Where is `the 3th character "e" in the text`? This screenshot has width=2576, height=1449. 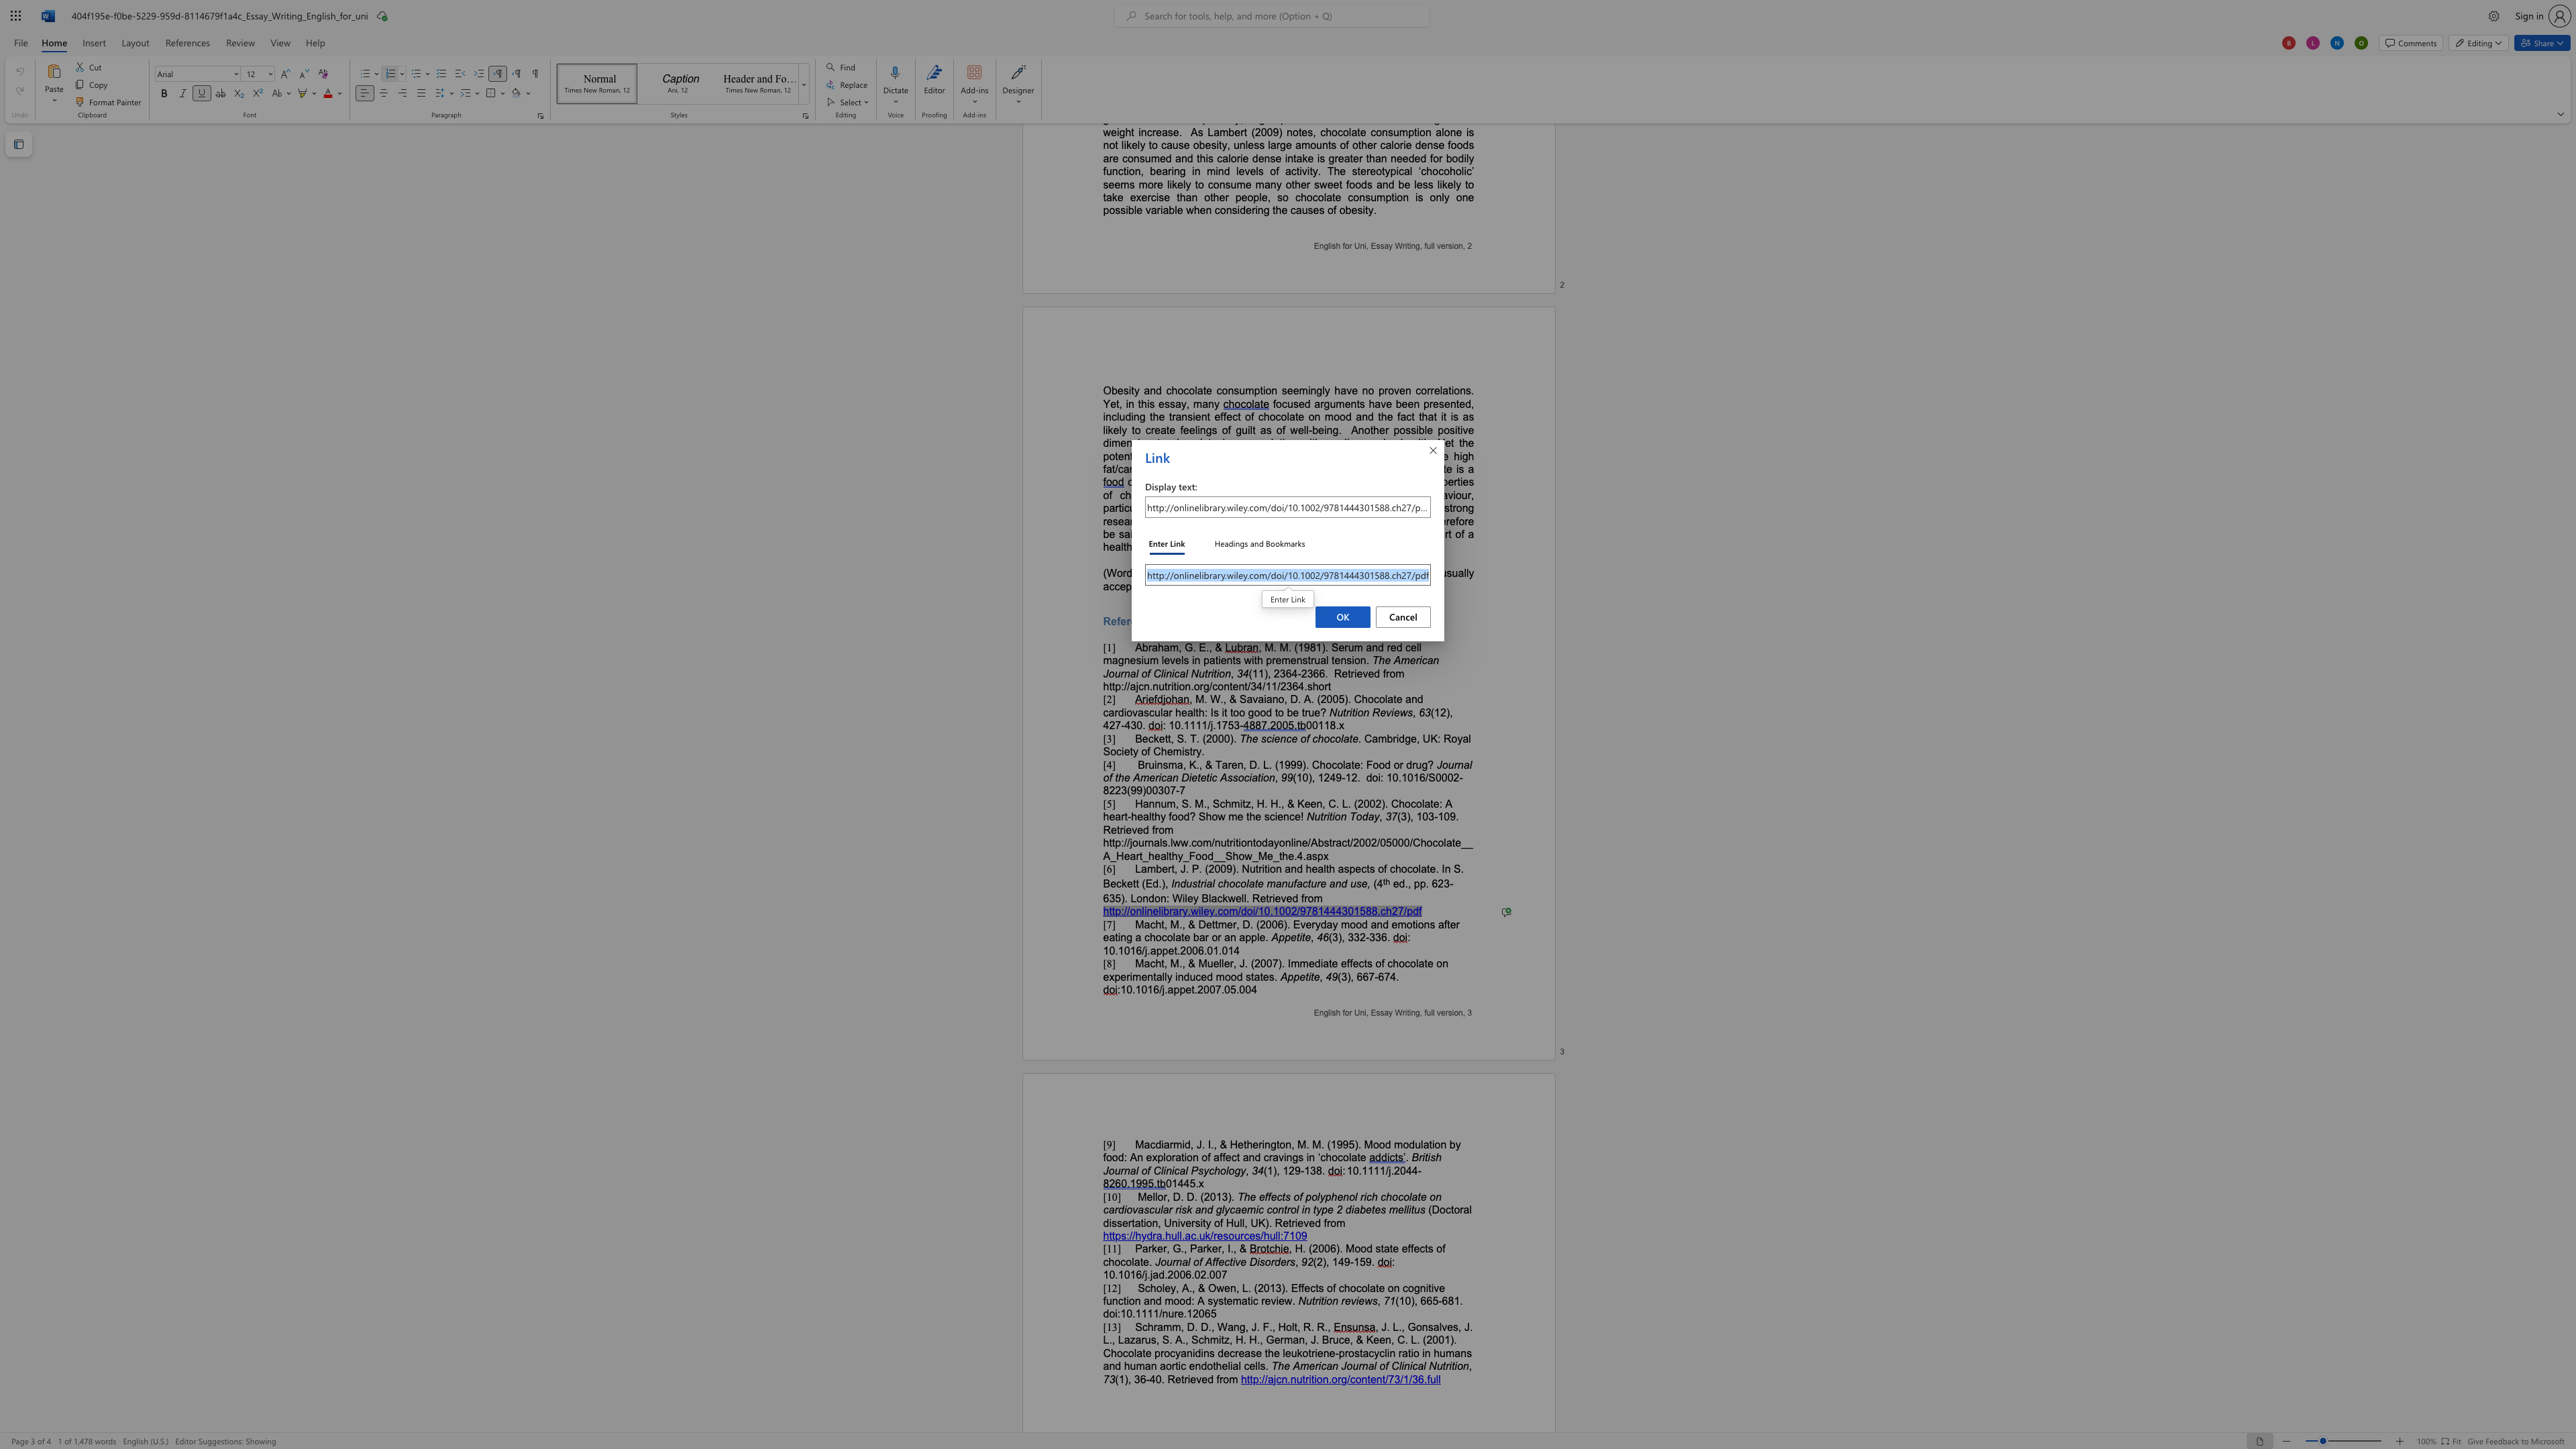 the 3th character "e" in the text is located at coordinates (1204, 1378).